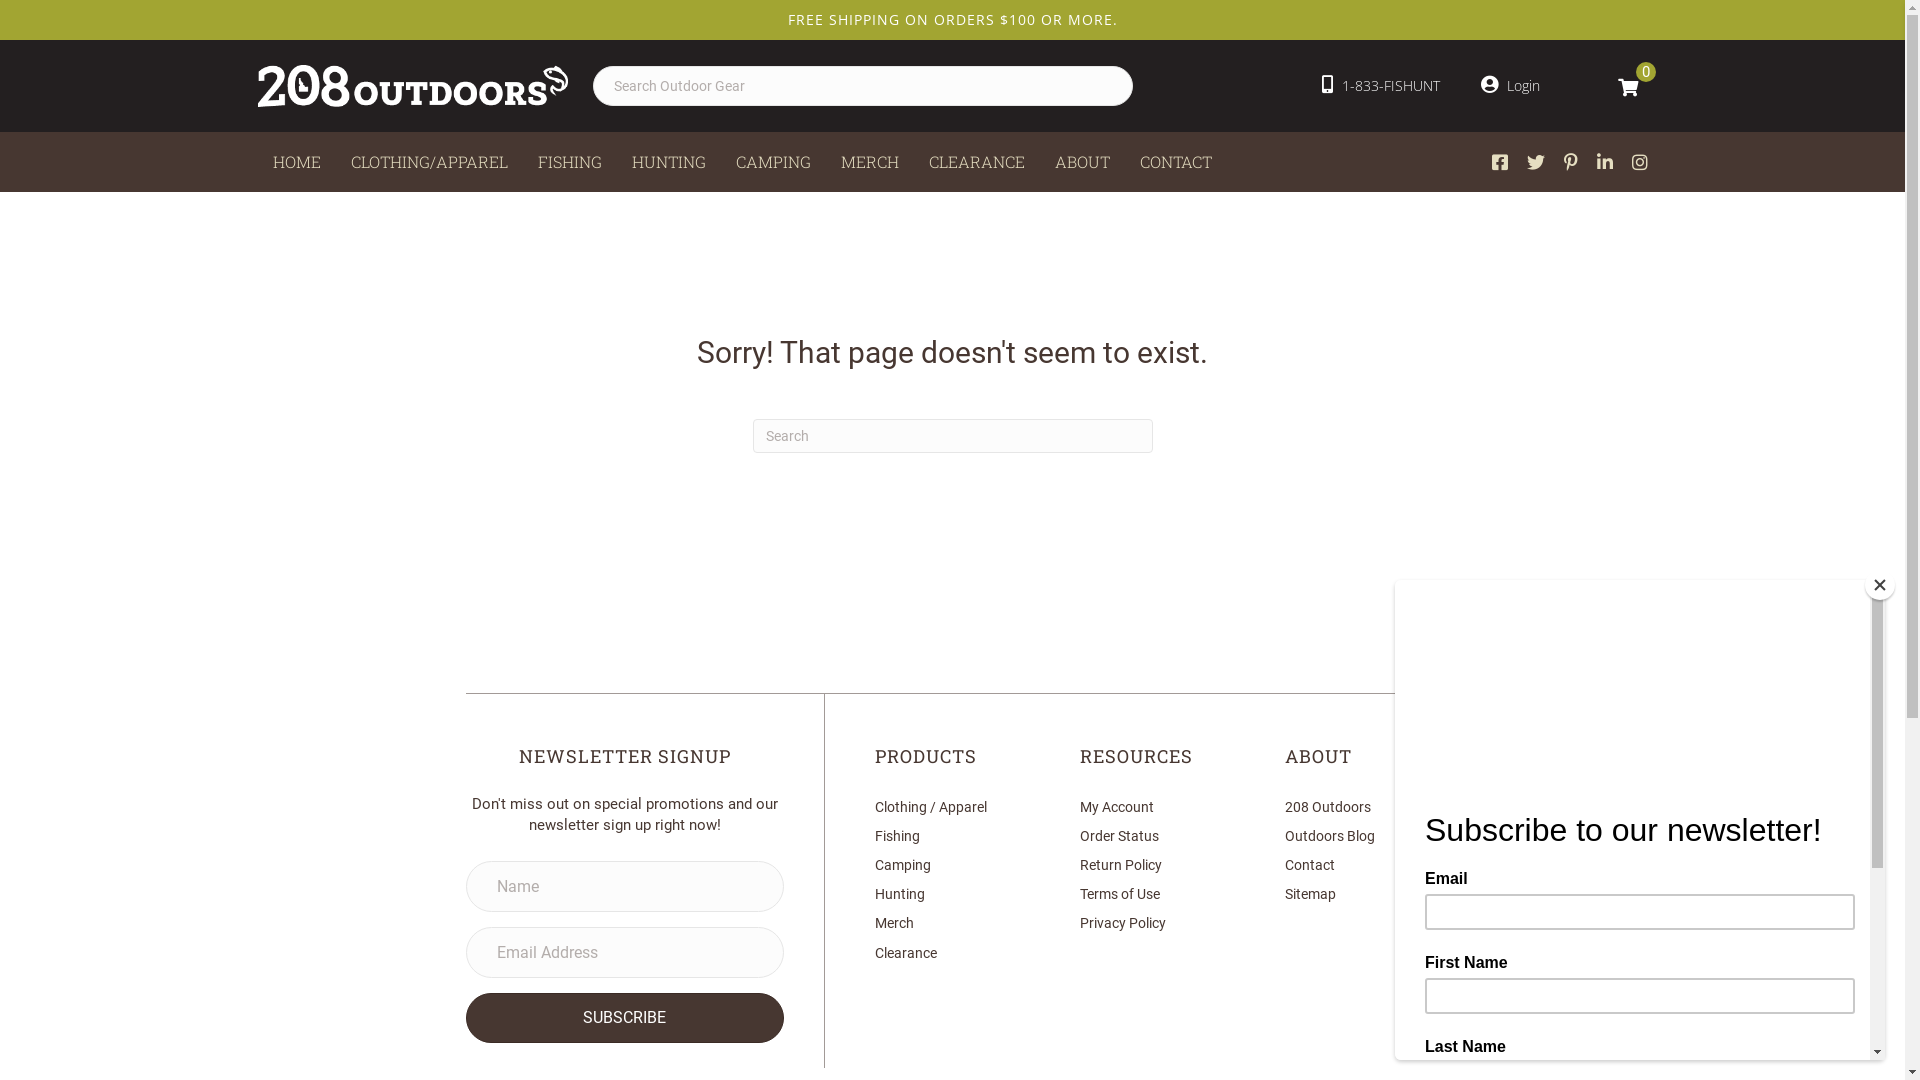  Describe the element at coordinates (1118, 836) in the screenshot. I see `'Order Status'` at that location.